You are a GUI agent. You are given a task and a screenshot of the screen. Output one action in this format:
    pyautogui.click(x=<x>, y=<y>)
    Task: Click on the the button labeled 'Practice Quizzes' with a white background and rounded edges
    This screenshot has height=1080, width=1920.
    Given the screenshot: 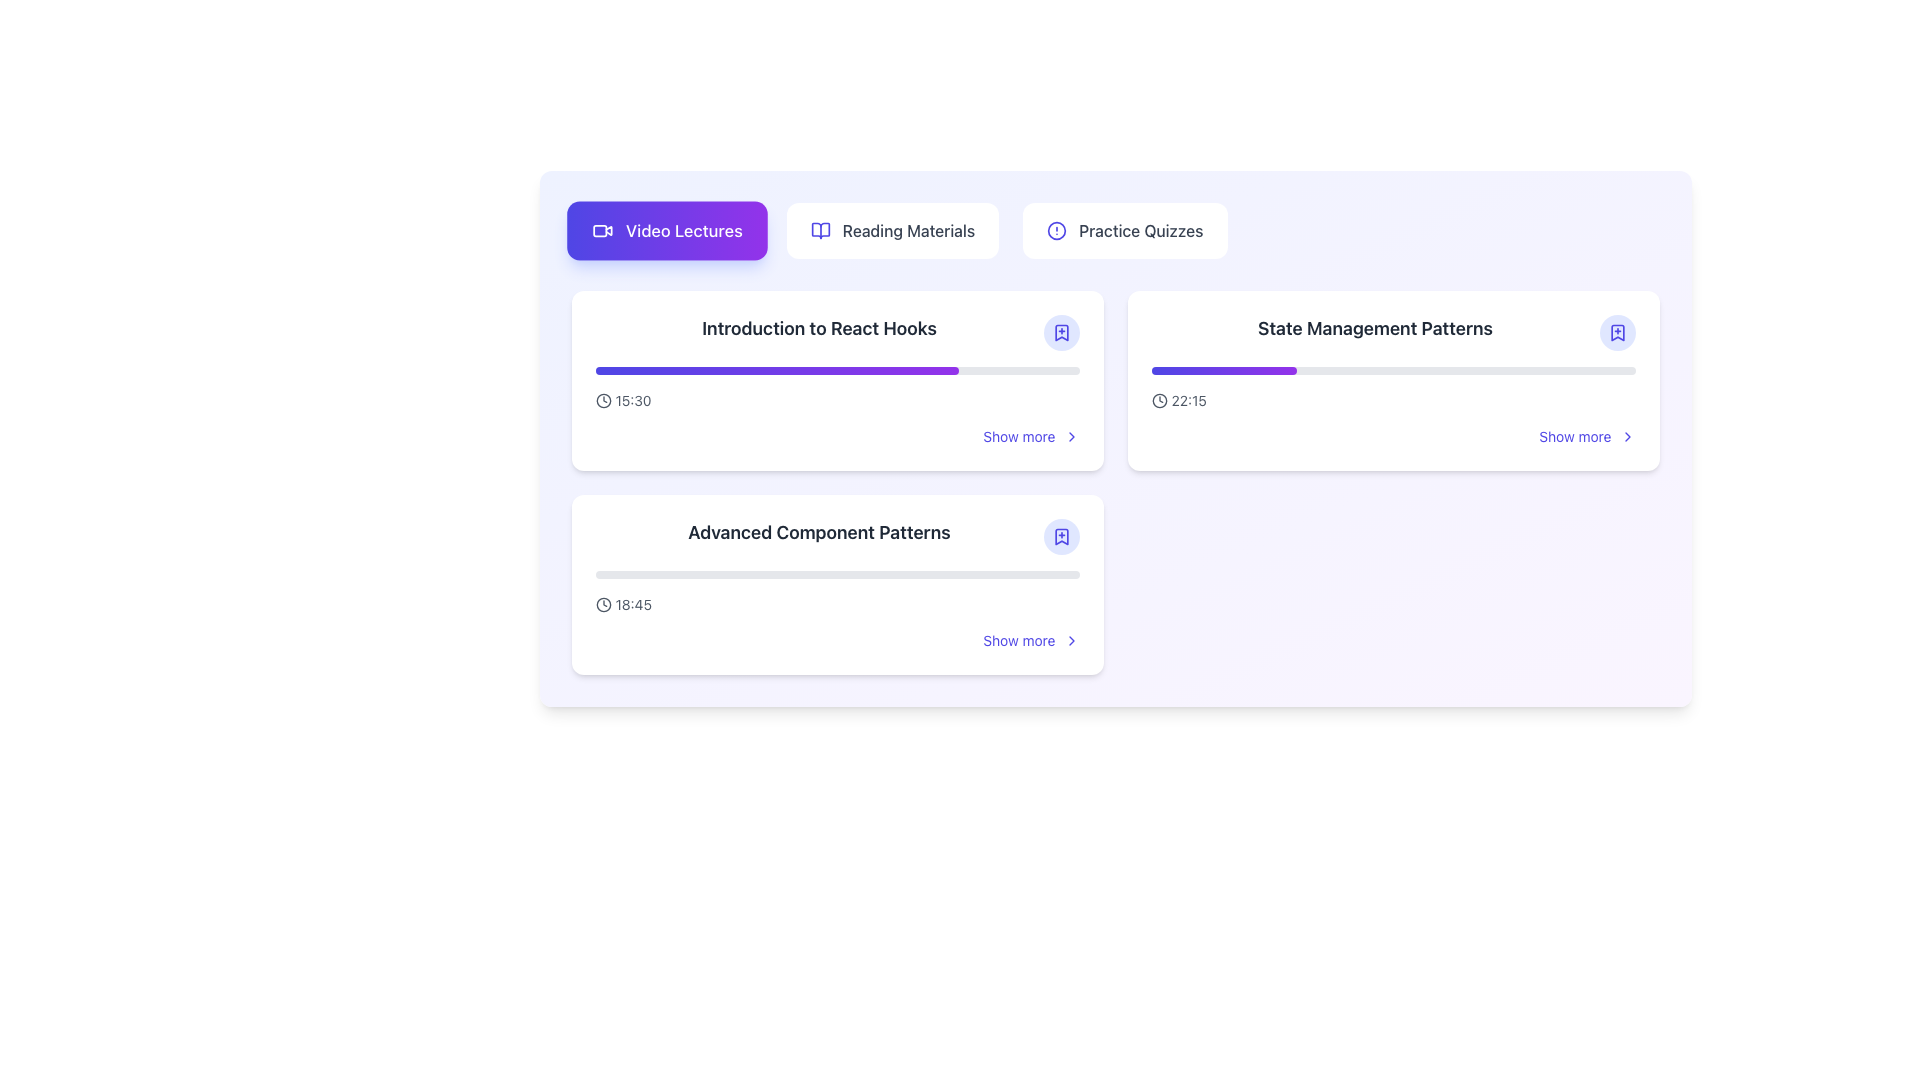 What is the action you would take?
    pyautogui.click(x=1125, y=230)
    